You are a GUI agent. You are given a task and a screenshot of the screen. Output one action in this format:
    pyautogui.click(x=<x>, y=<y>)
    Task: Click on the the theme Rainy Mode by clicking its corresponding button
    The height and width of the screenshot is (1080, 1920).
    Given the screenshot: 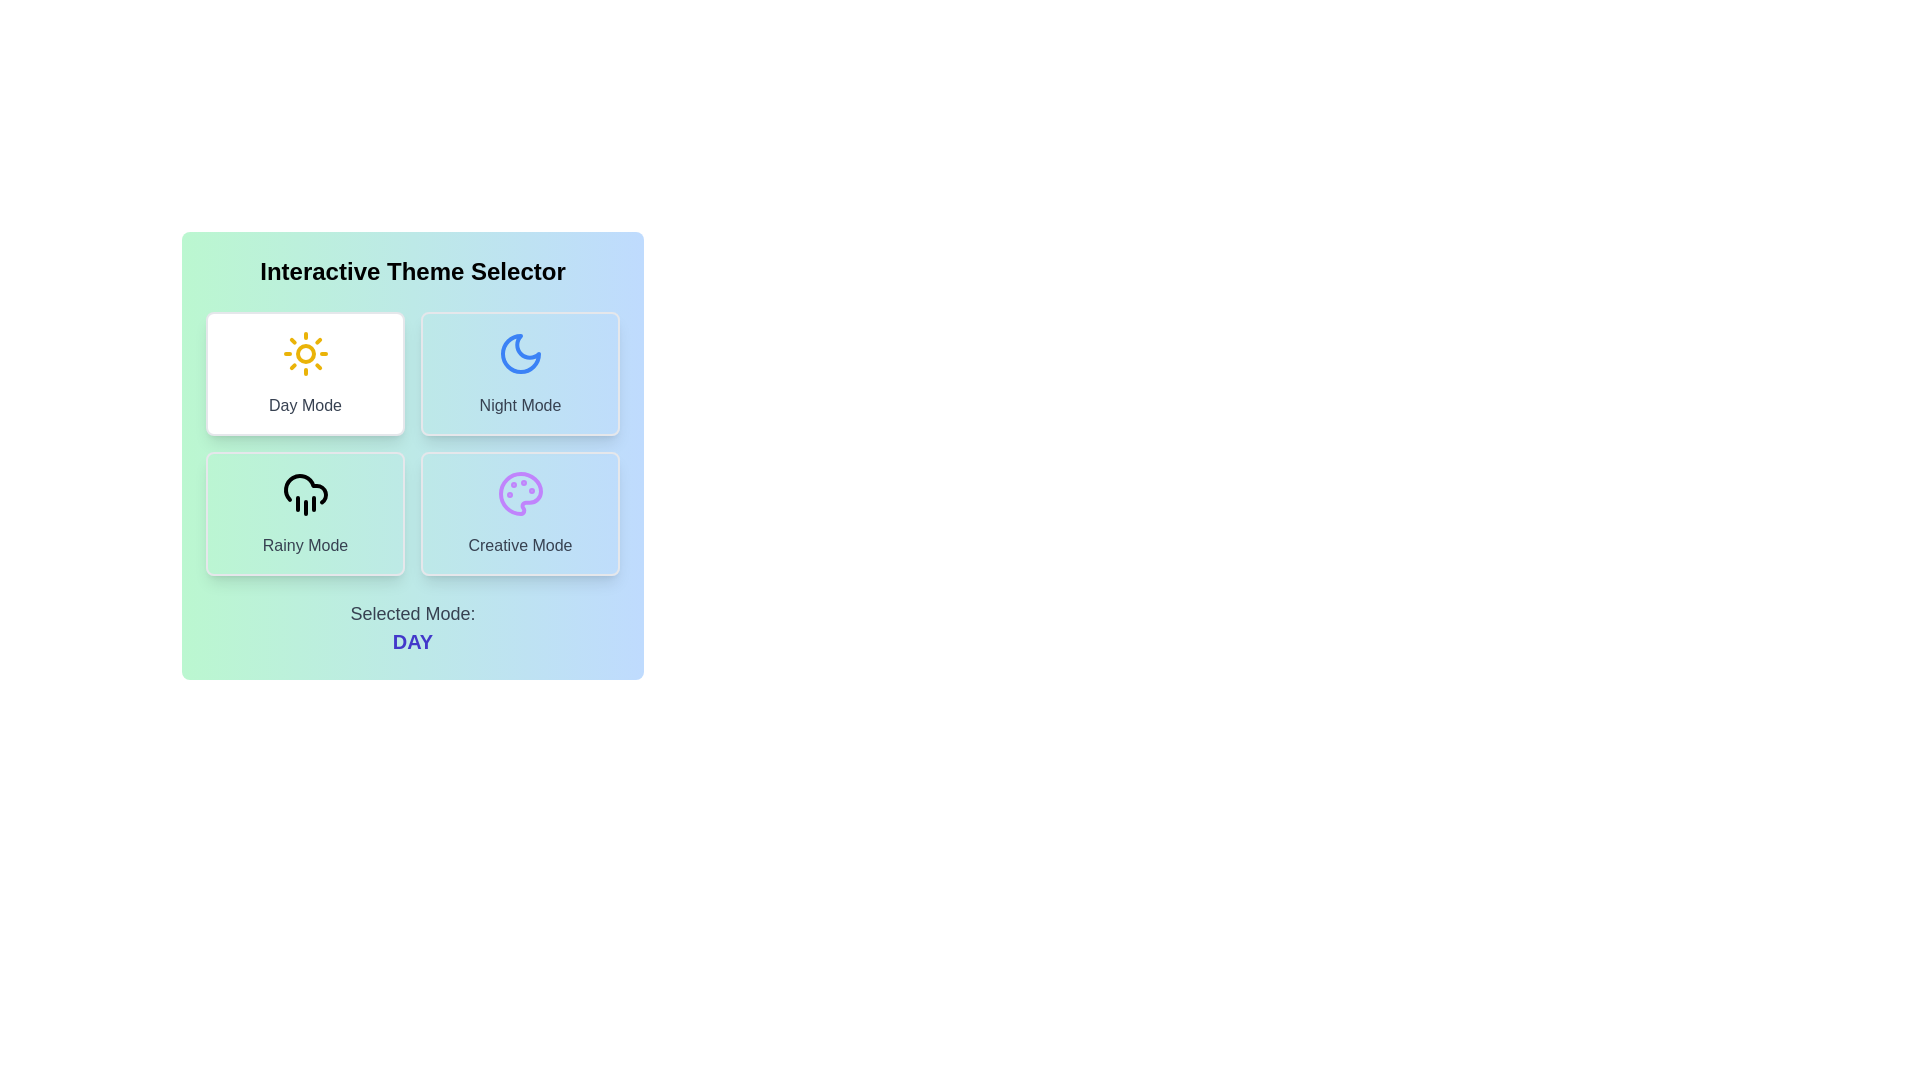 What is the action you would take?
    pyautogui.click(x=304, y=512)
    